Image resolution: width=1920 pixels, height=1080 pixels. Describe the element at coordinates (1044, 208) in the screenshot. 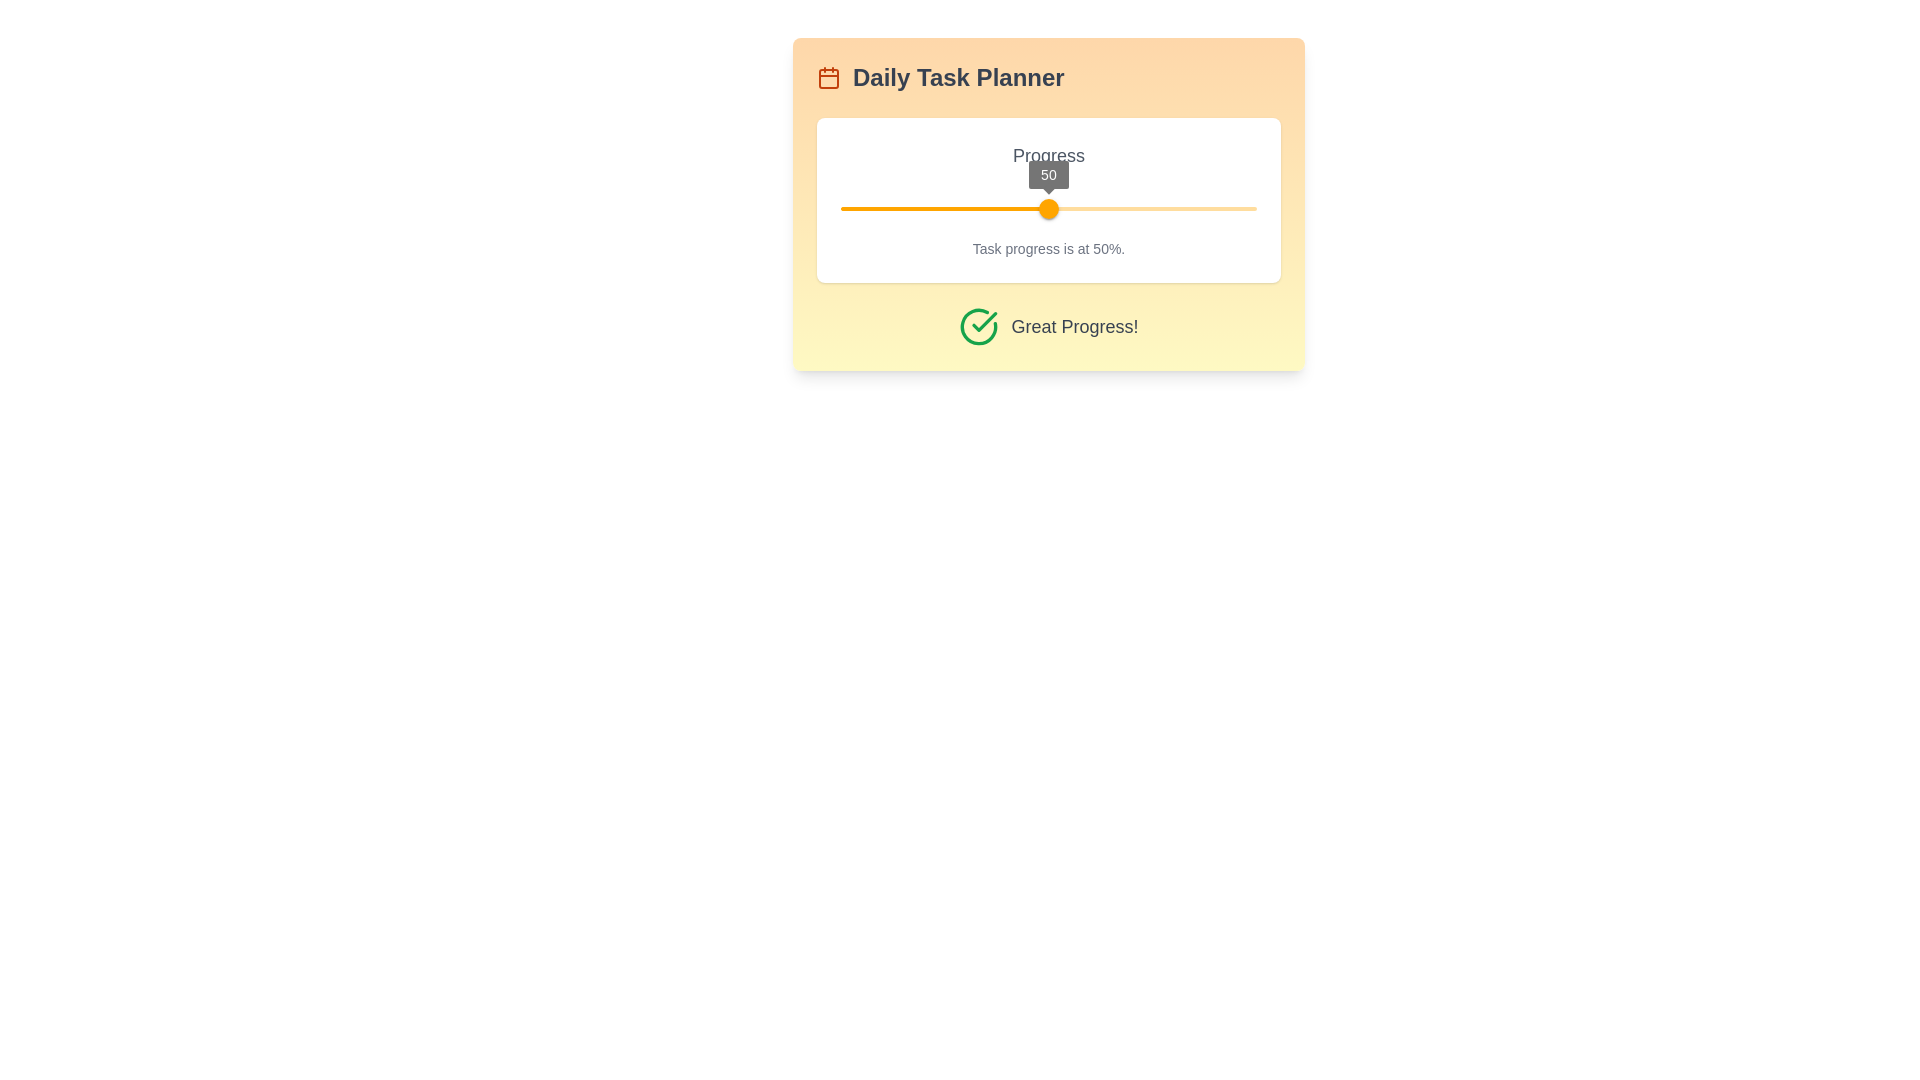

I see `the progress value` at that location.